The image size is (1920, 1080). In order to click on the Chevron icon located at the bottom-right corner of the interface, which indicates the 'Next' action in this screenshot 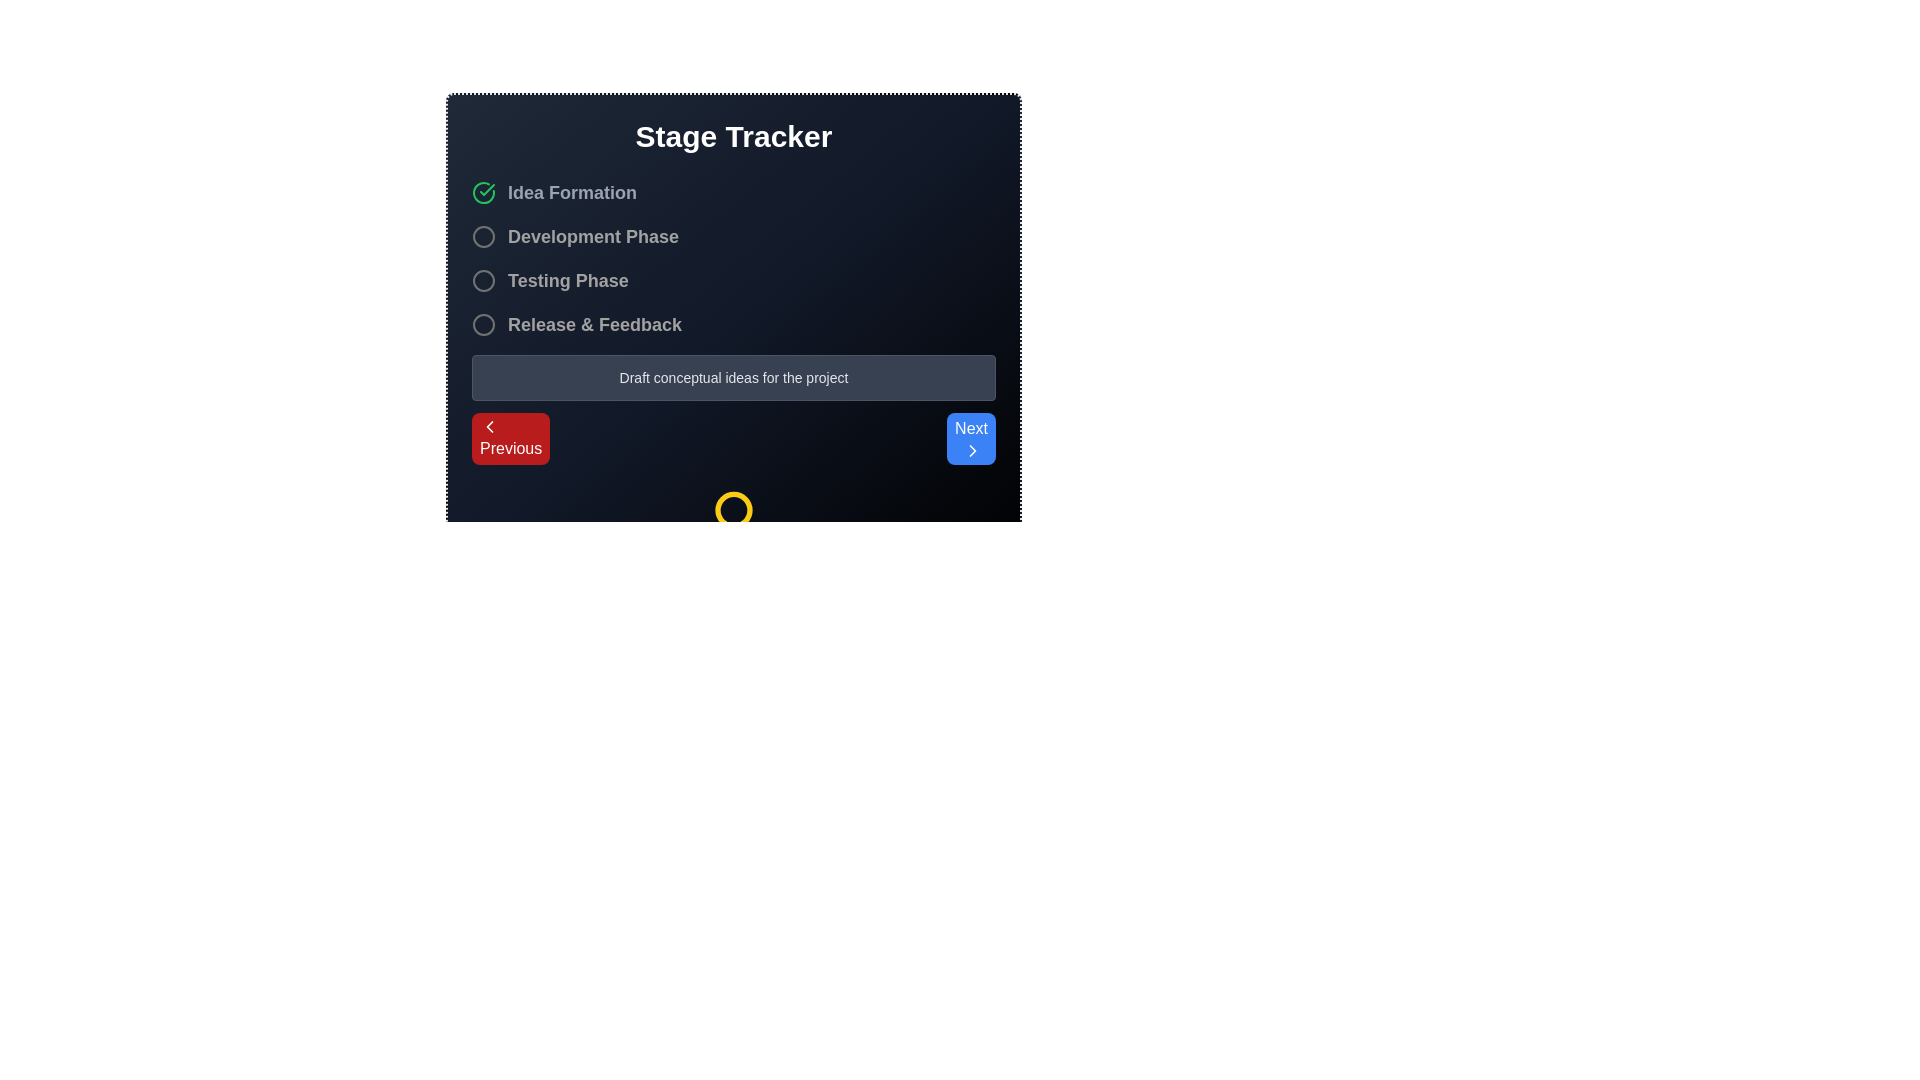, I will do `click(973, 451)`.